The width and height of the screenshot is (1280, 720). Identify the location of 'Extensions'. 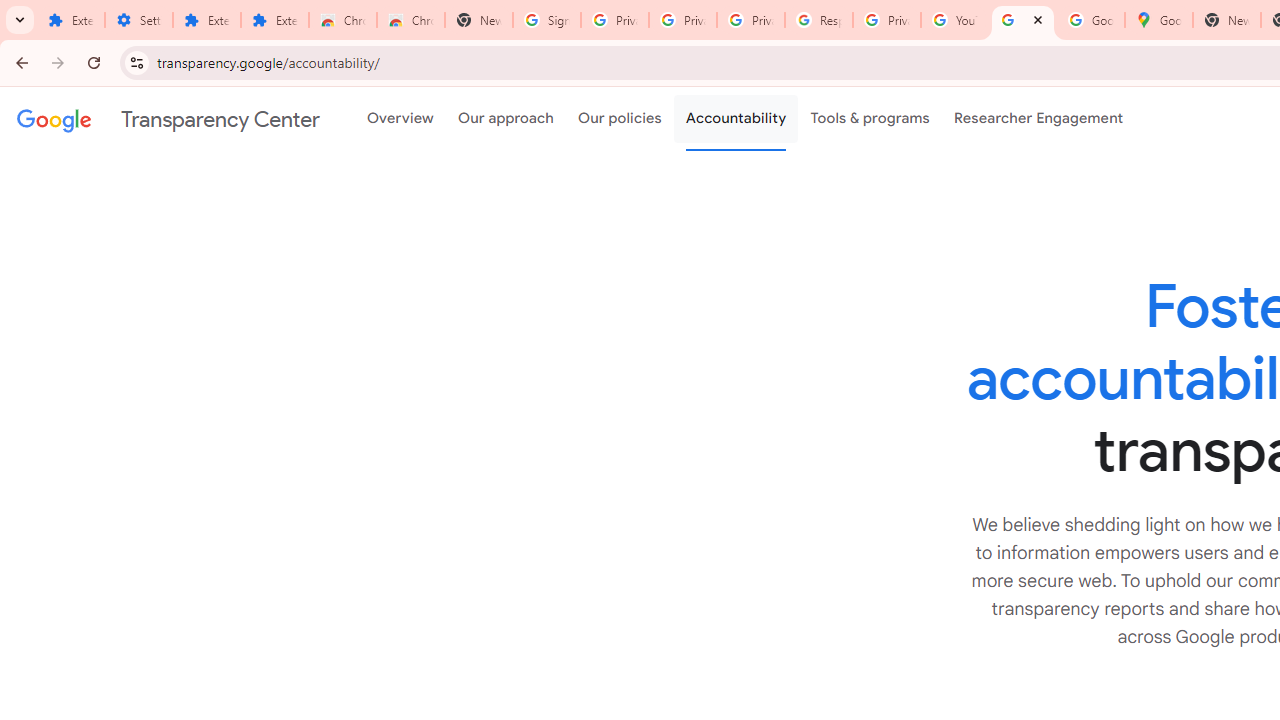
(206, 20).